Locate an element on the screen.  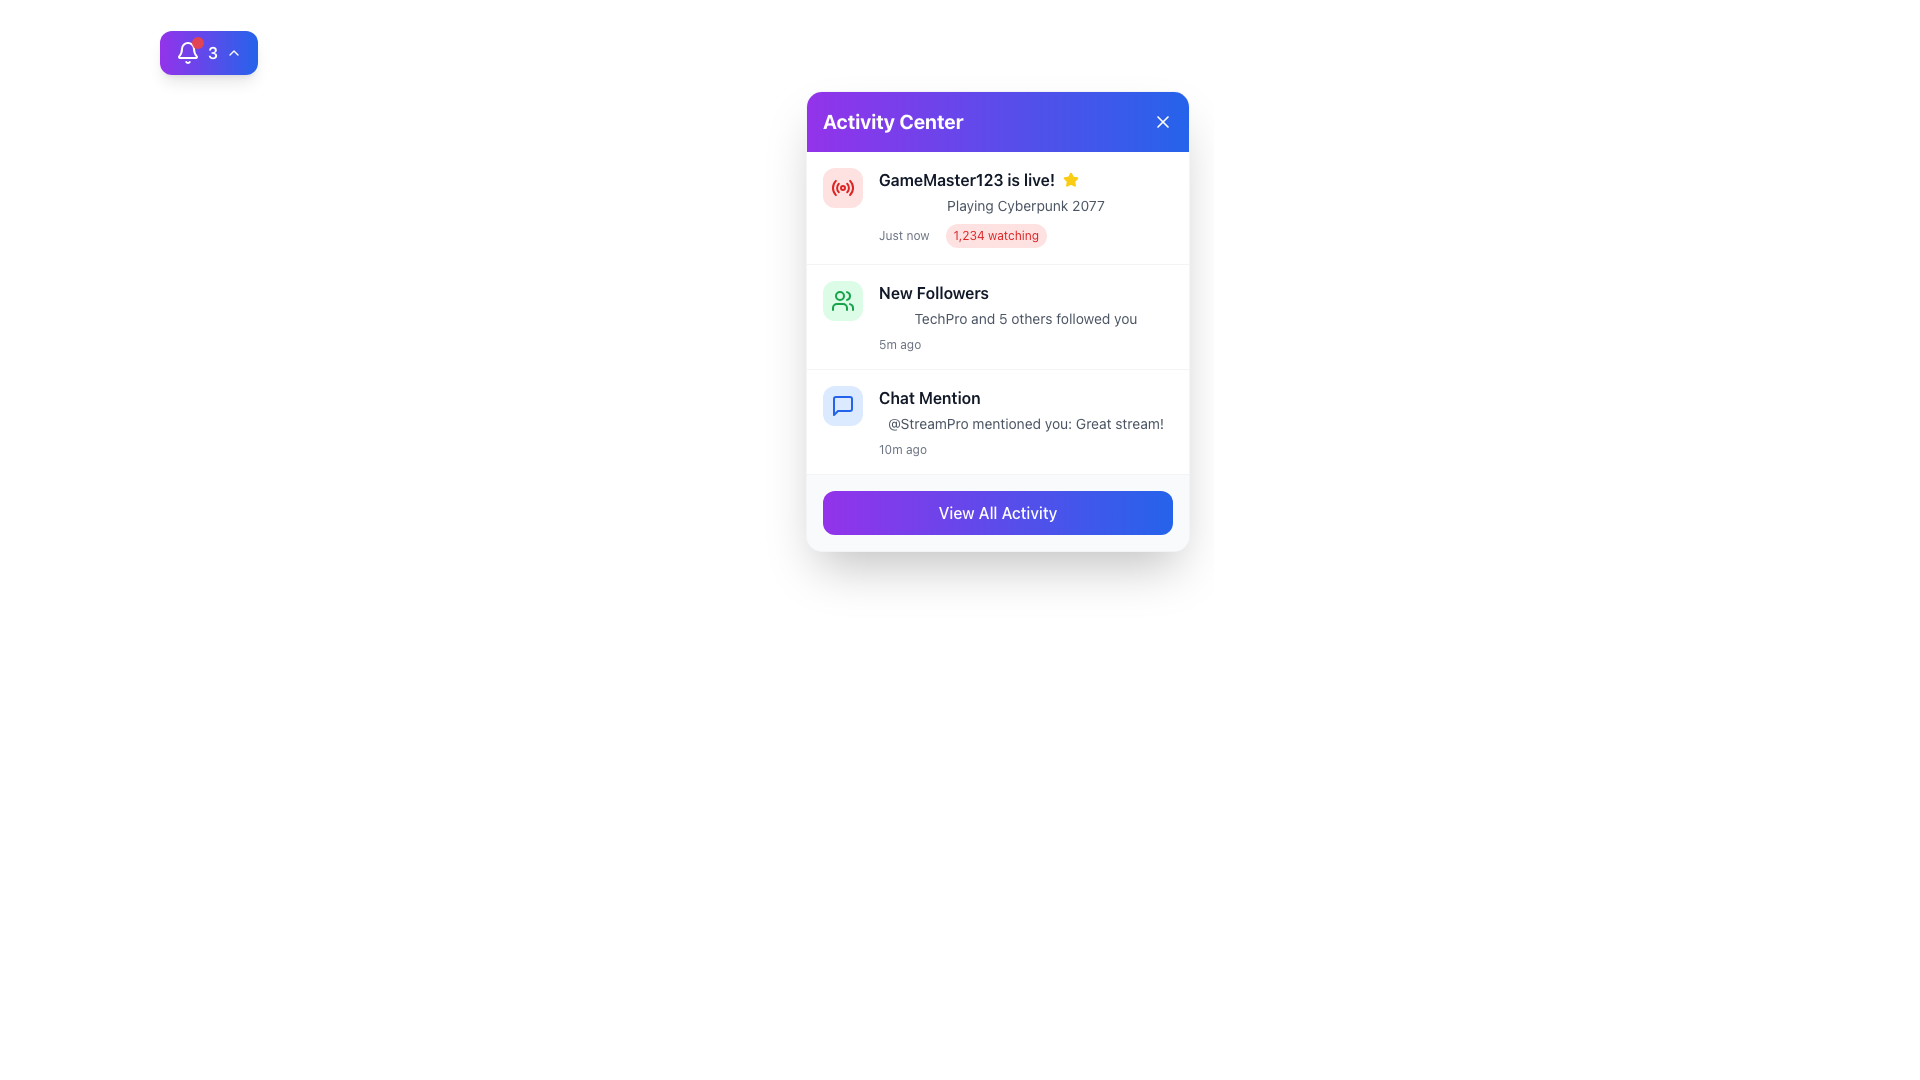
the 'Chat Mention' notification entry in the user activity panel is located at coordinates (998, 420).